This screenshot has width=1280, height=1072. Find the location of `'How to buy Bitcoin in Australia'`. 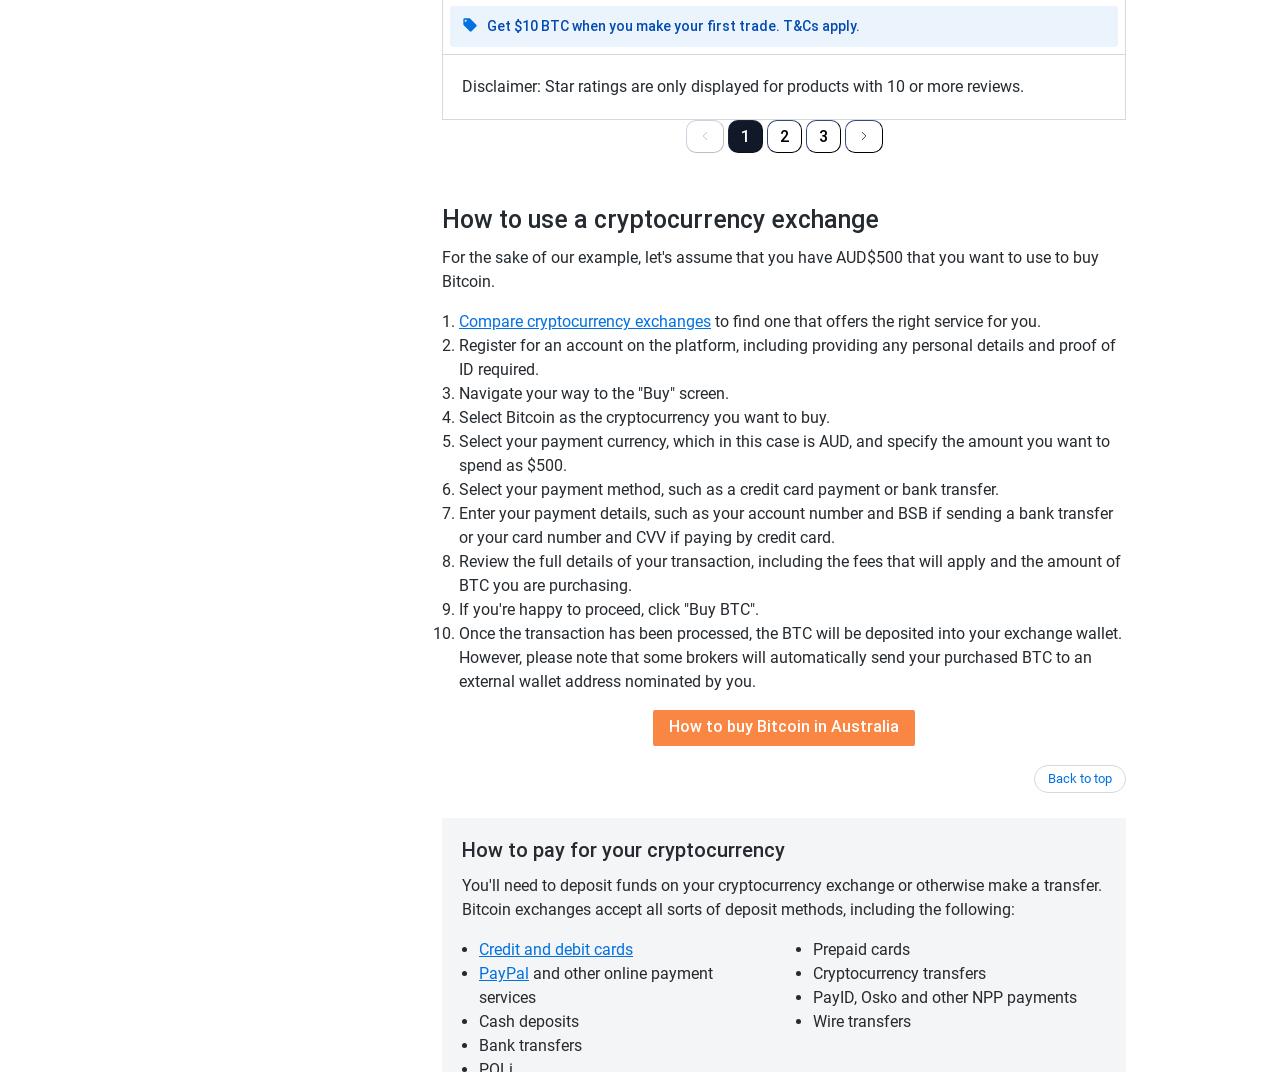

'How to buy Bitcoin in Australia' is located at coordinates (783, 725).